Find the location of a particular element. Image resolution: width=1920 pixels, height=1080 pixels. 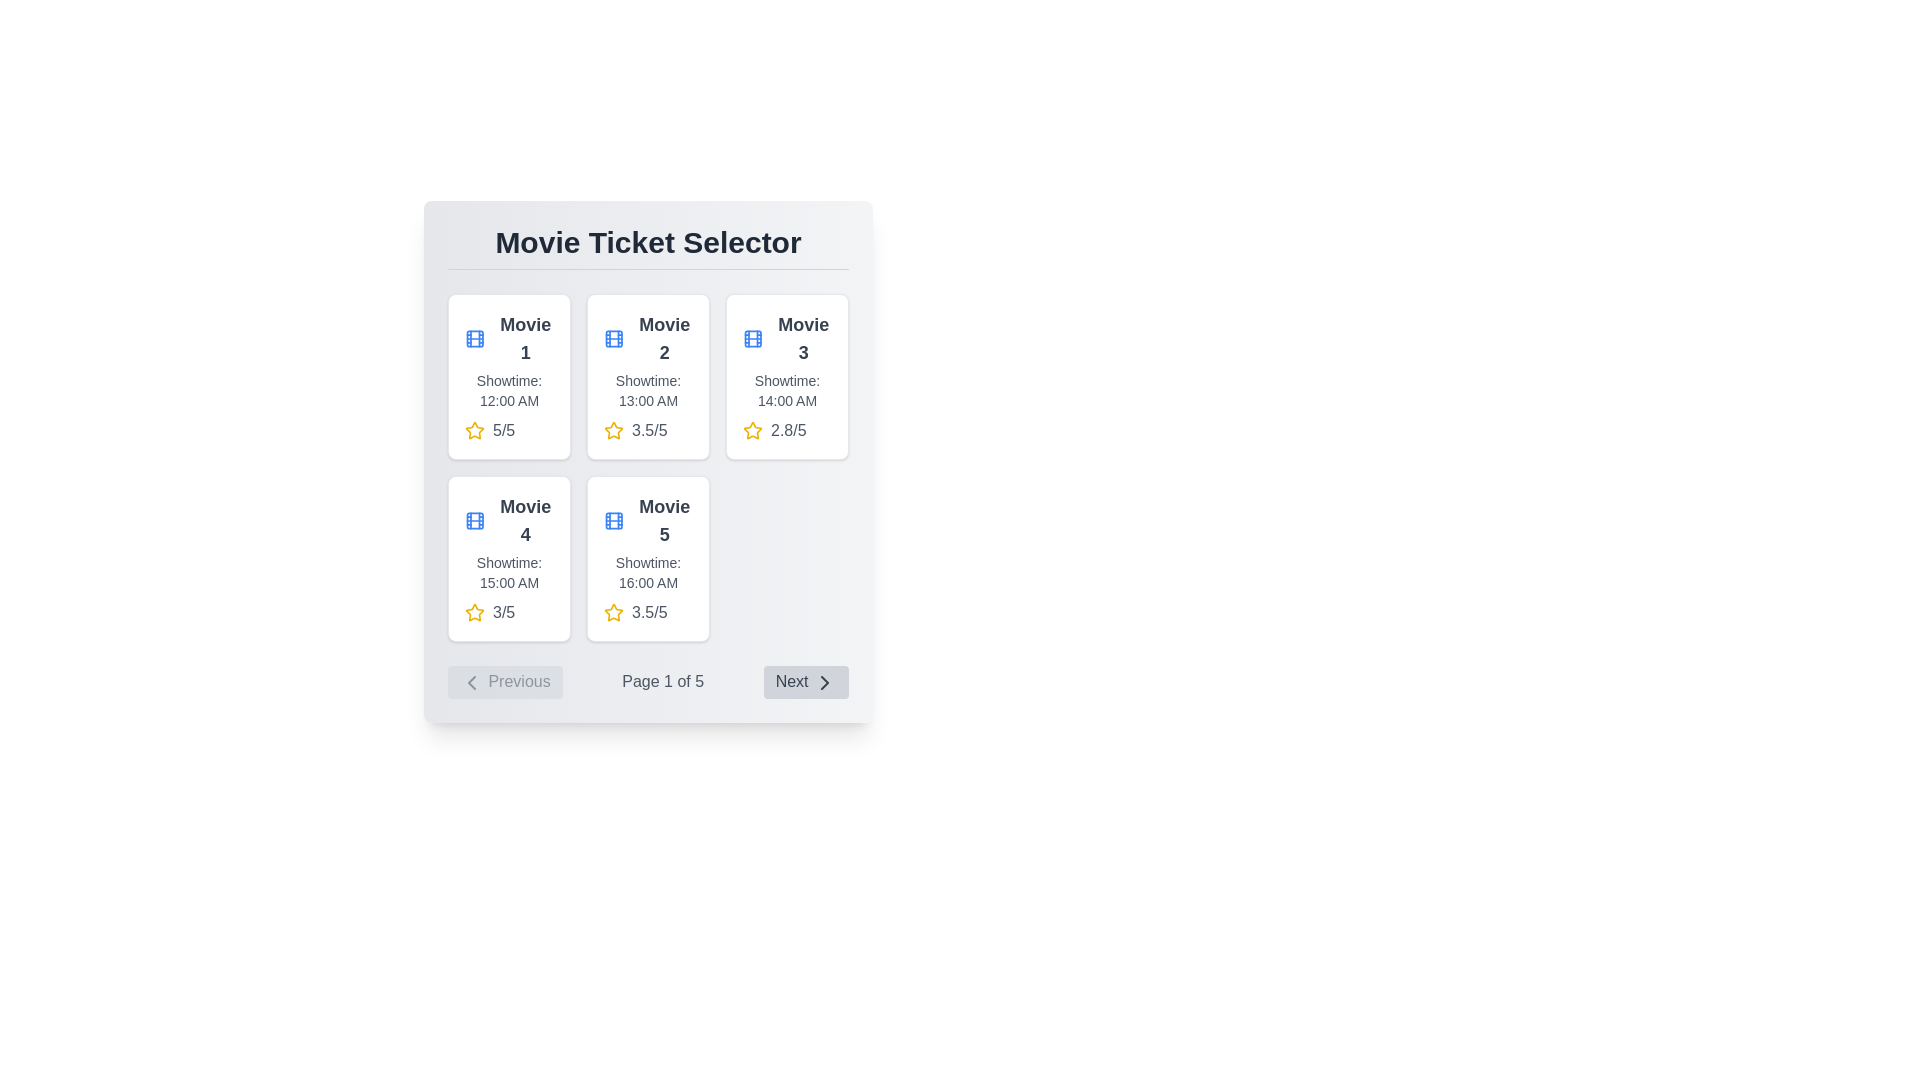

the text label that serves as the title of the movie, located at the top of the first card in the grid of movie cards is located at coordinates (525, 338).